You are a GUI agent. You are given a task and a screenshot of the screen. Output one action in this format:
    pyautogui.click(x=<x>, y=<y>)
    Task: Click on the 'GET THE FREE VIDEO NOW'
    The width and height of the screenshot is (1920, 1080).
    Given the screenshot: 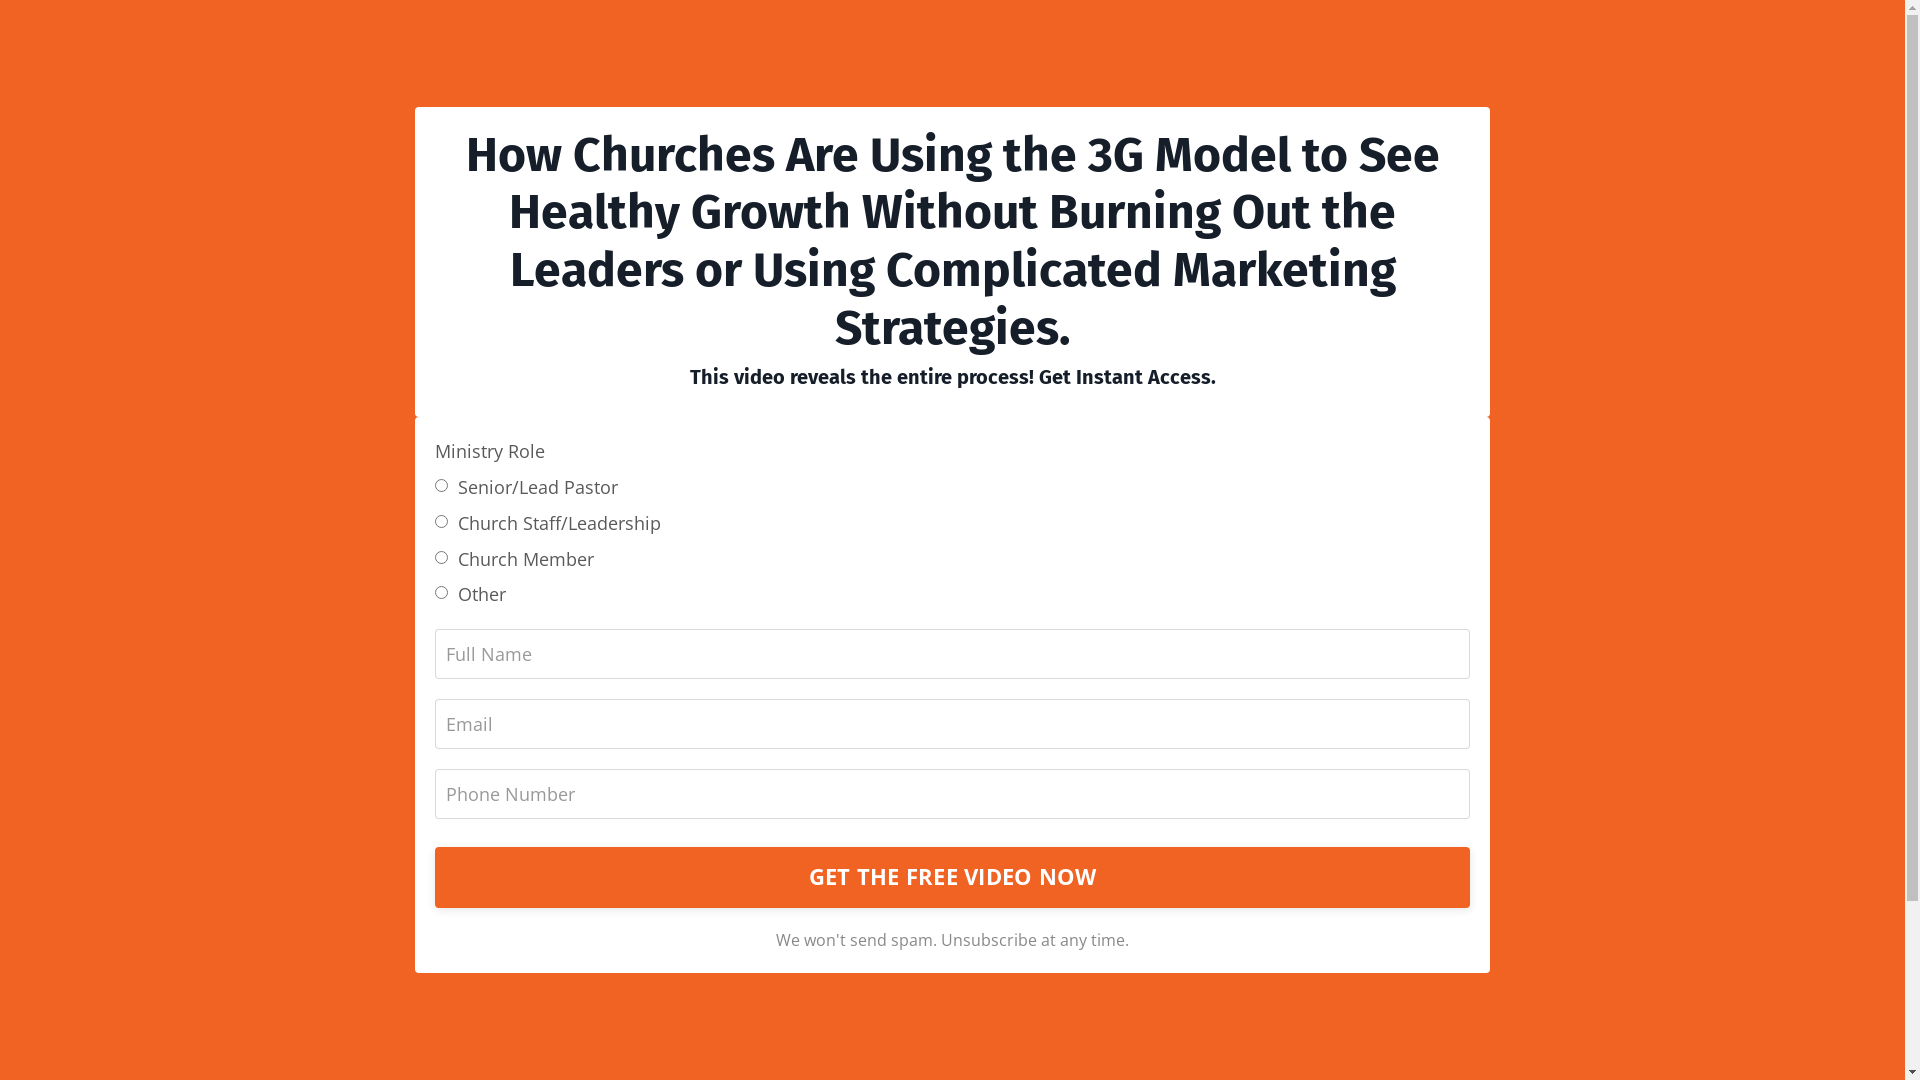 What is the action you would take?
    pyautogui.click(x=951, y=875)
    